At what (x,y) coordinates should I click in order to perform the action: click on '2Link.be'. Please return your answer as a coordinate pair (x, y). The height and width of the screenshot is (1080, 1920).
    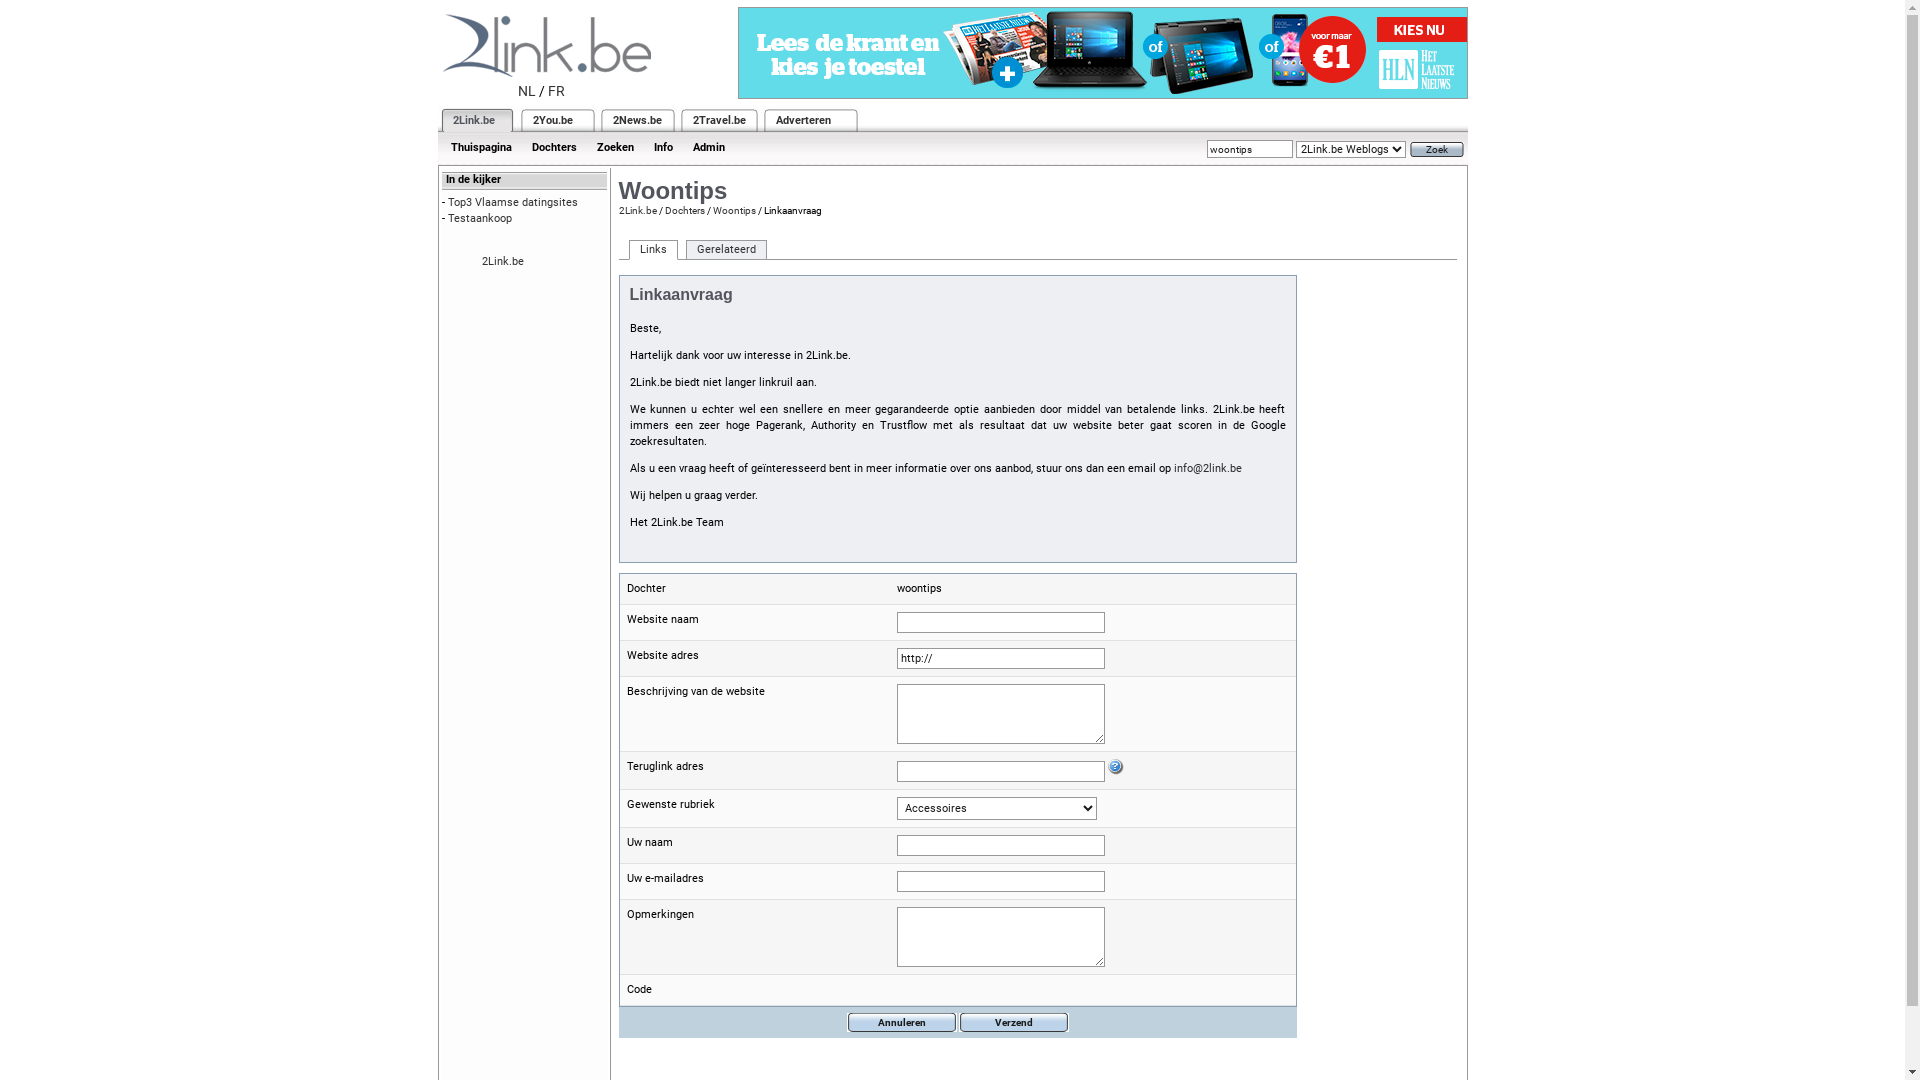
    Looking at the image, I should click on (472, 120).